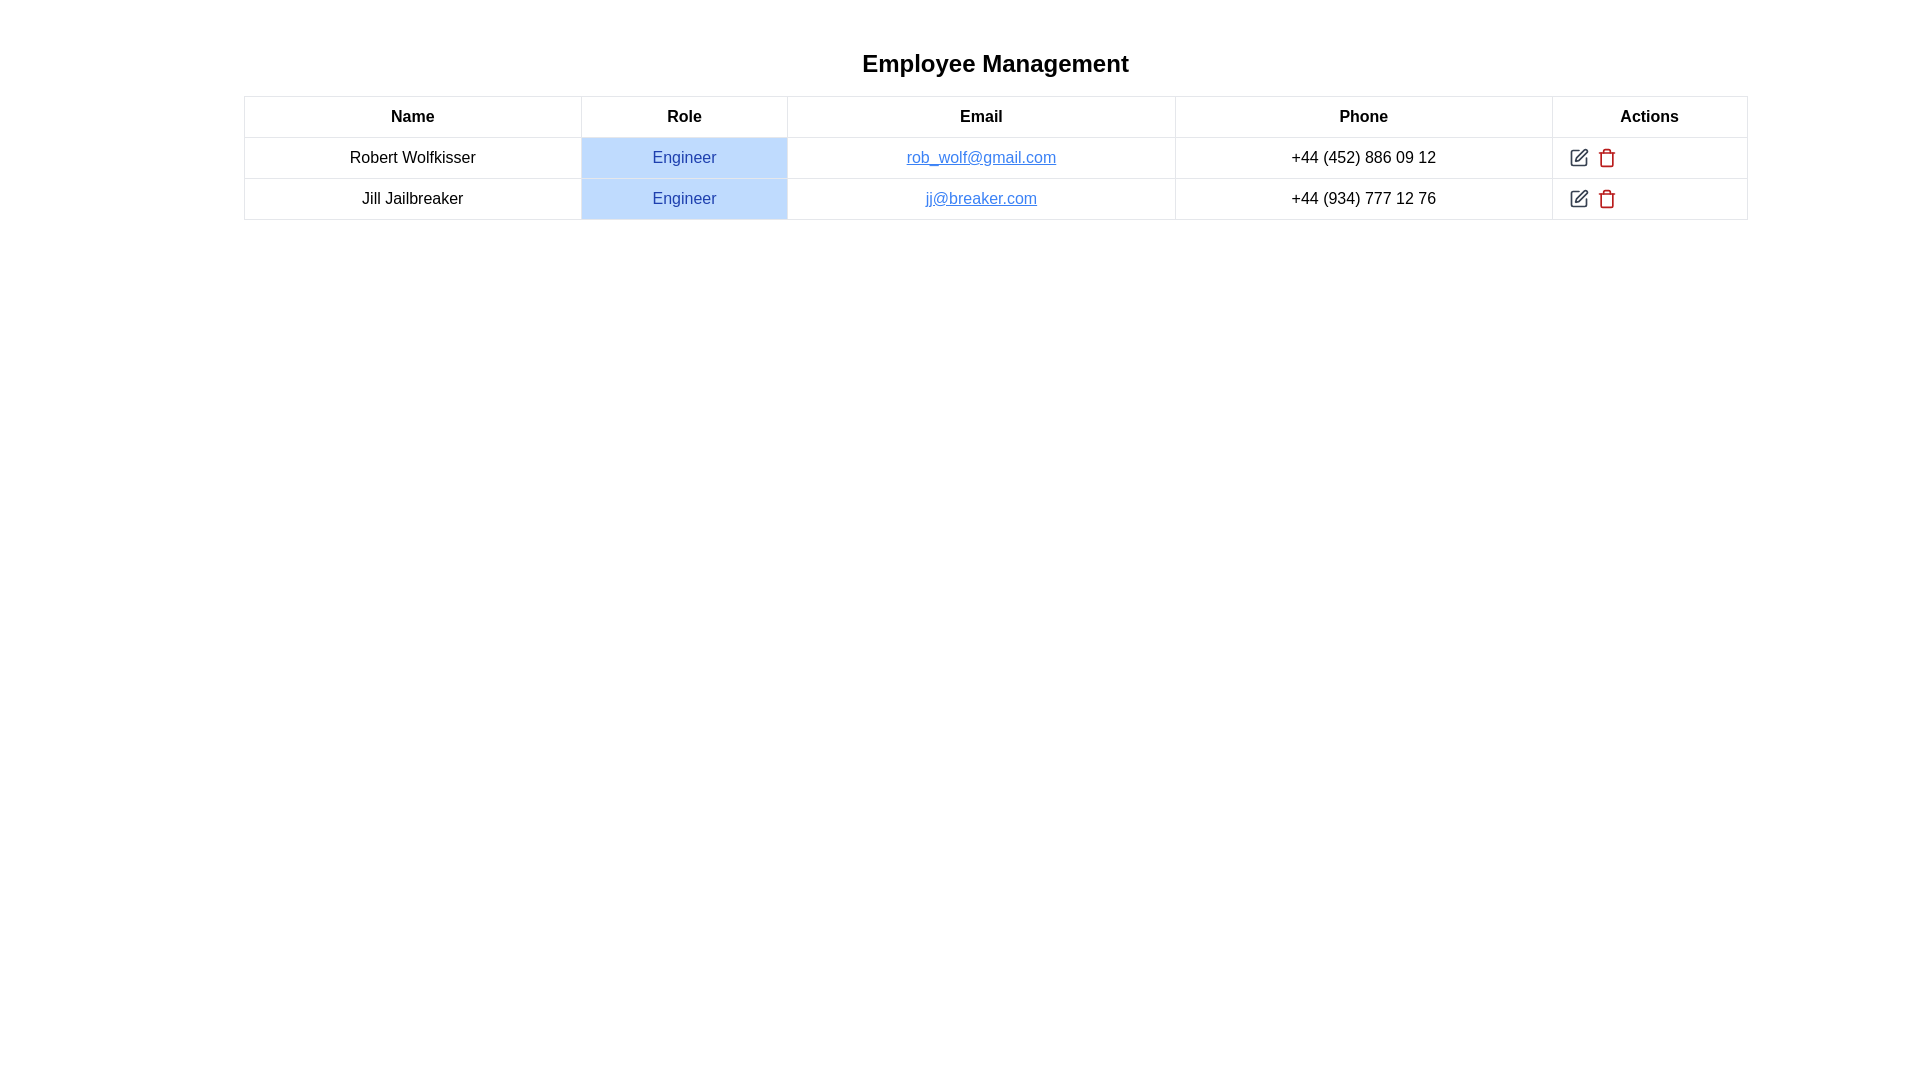  Describe the element at coordinates (684, 199) in the screenshot. I see `the informational label indicating the professional role 'Engineer' for 'Jill Jailbreaker' in the Role column of the table` at that location.